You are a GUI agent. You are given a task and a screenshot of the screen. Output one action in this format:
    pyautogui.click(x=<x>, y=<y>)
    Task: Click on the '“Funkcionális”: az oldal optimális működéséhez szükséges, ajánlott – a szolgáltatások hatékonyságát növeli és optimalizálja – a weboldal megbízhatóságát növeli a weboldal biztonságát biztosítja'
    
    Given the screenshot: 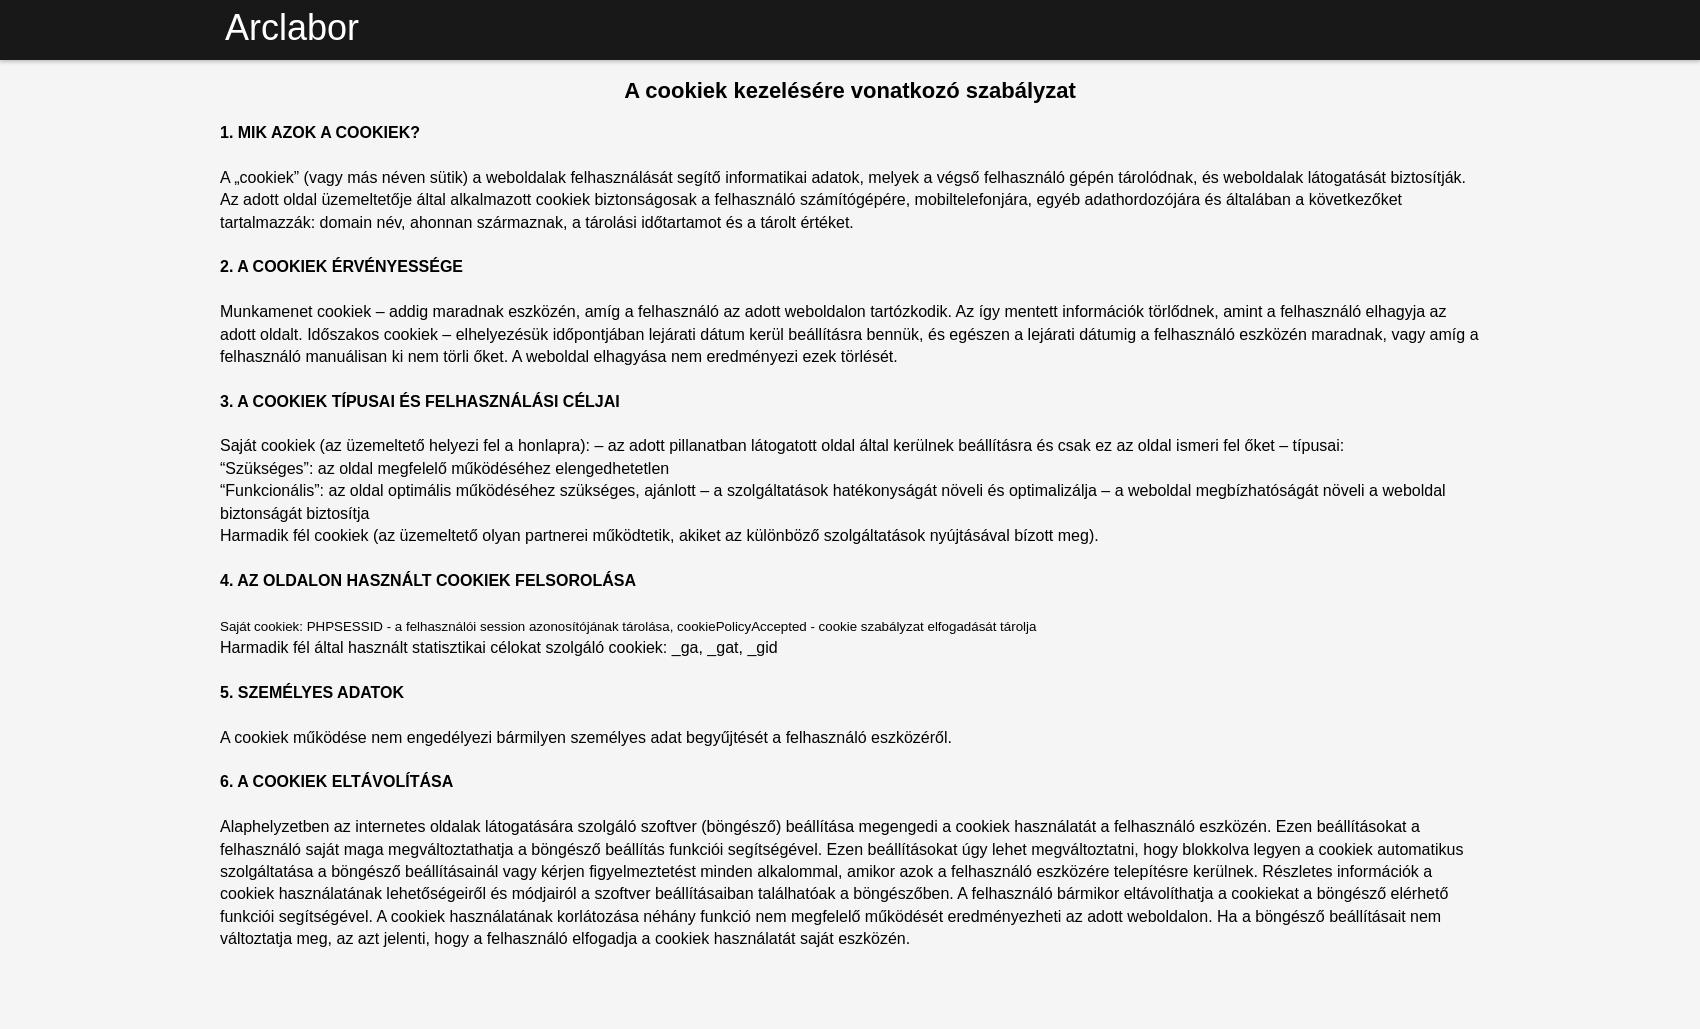 What is the action you would take?
    pyautogui.click(x=831, y=501)
    